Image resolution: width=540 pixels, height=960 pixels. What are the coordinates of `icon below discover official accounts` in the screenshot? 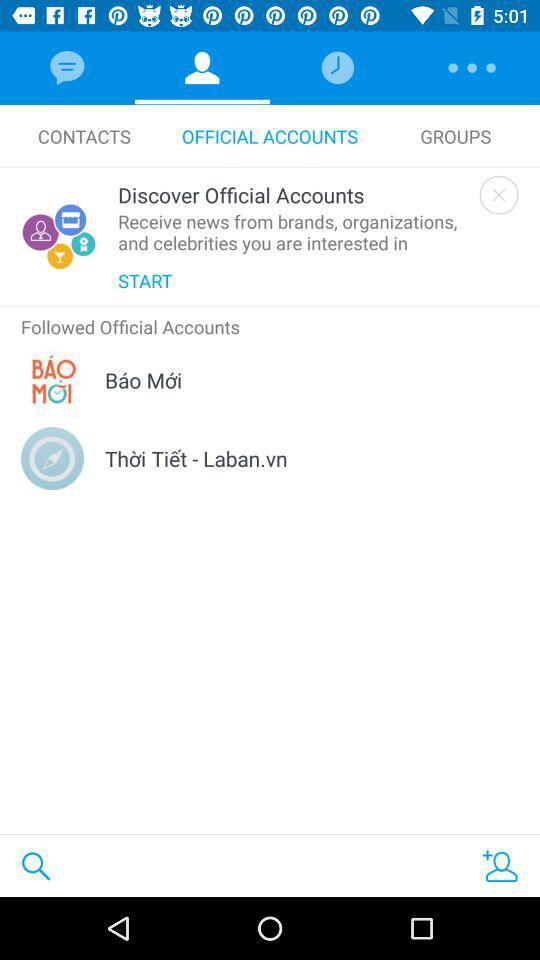 It's located at (293, 232).